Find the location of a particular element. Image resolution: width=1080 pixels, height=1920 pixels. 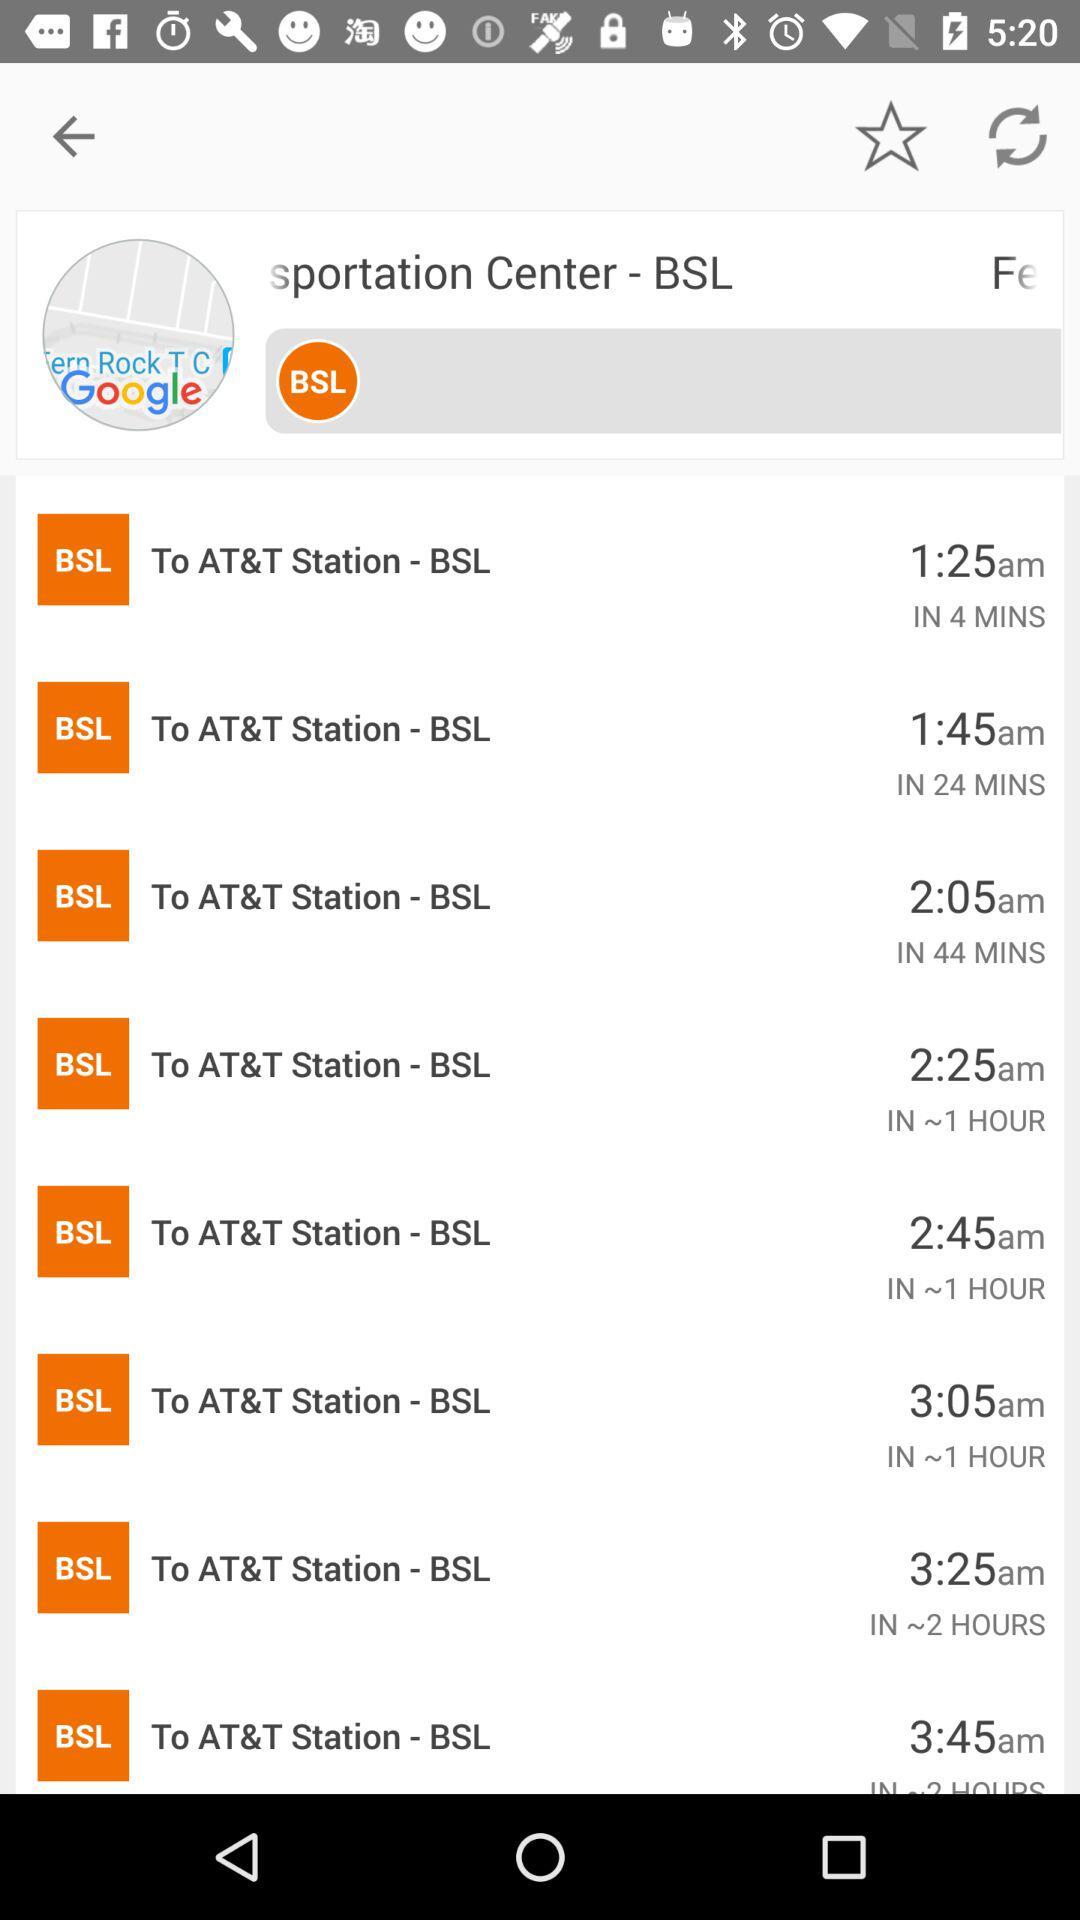

the item next to the fern rock transportation item is located at coordinates (137, 334).